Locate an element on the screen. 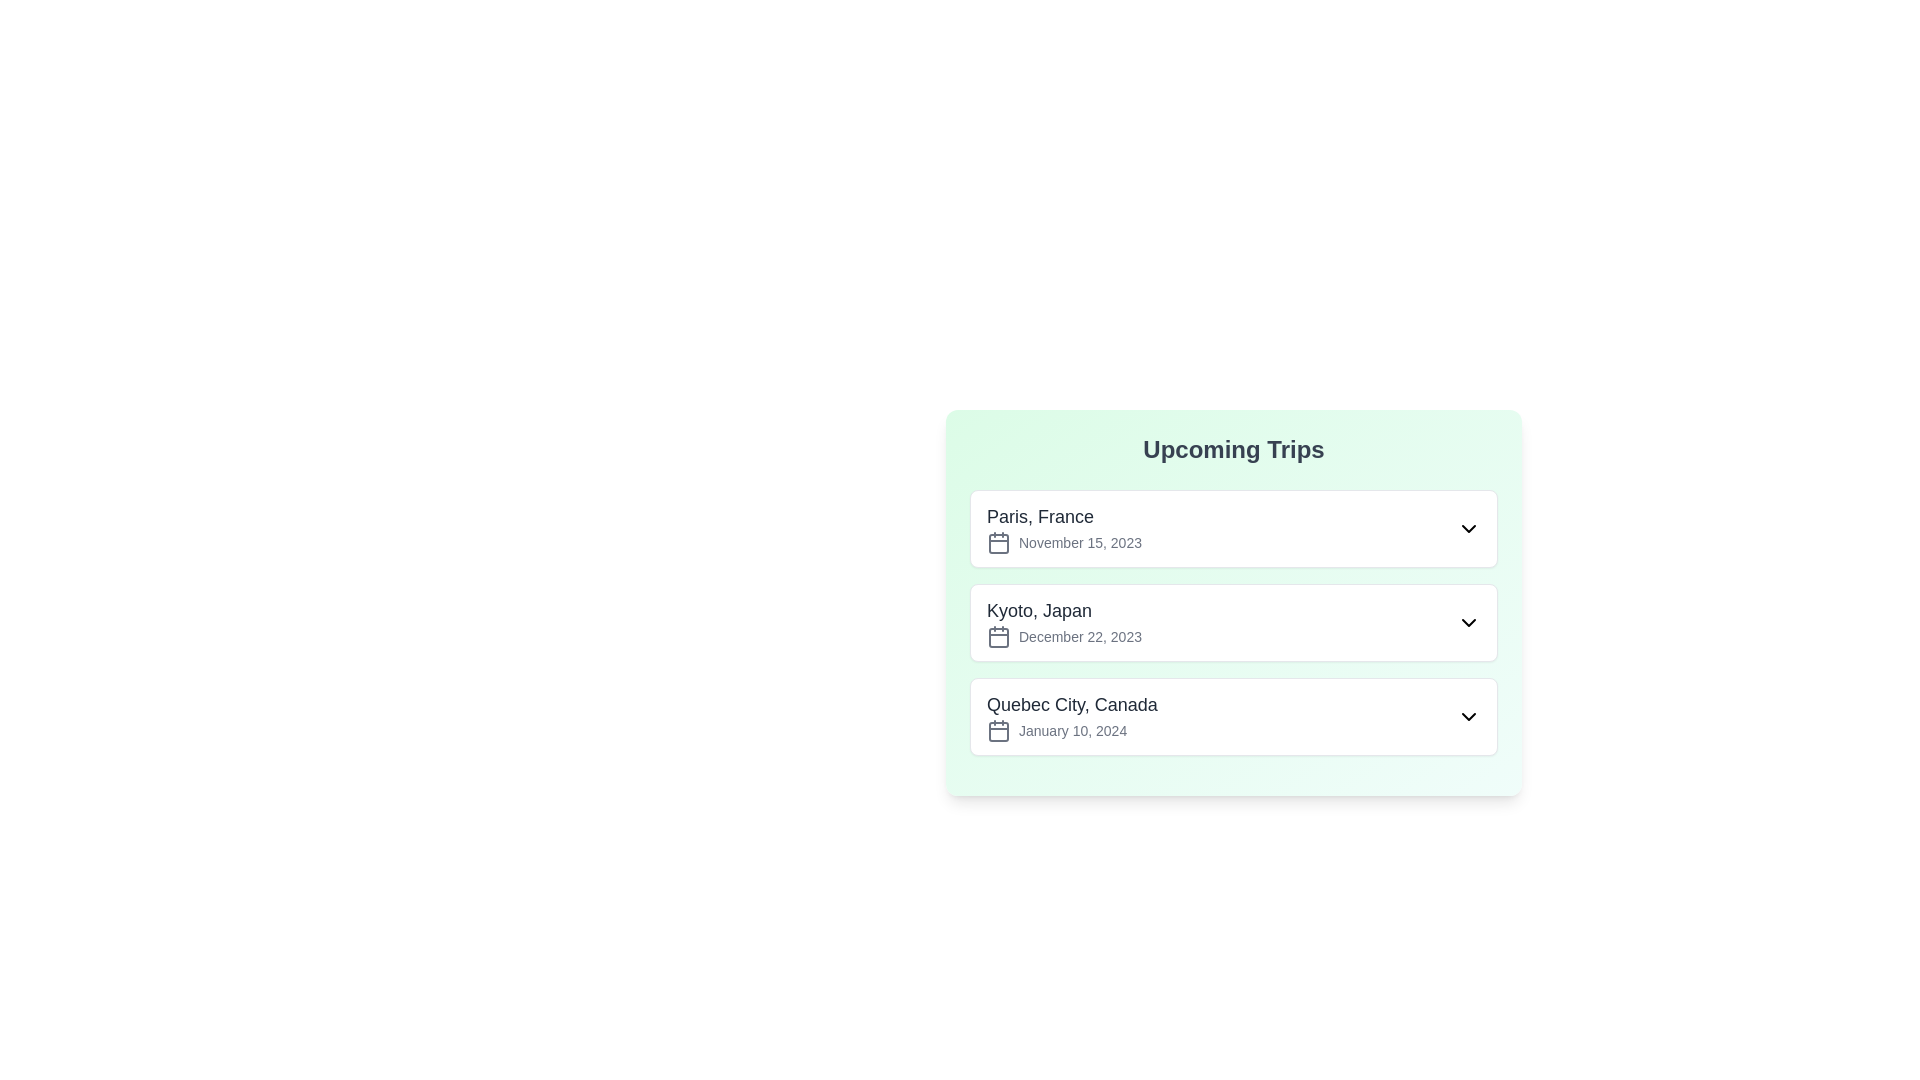 This screenshot has height=1080, width=1920. the calendar icon located slightly to the left of the text 'December 22, 2023' in the 'Upcoming Trips' list is located at coordinates (998, 636).